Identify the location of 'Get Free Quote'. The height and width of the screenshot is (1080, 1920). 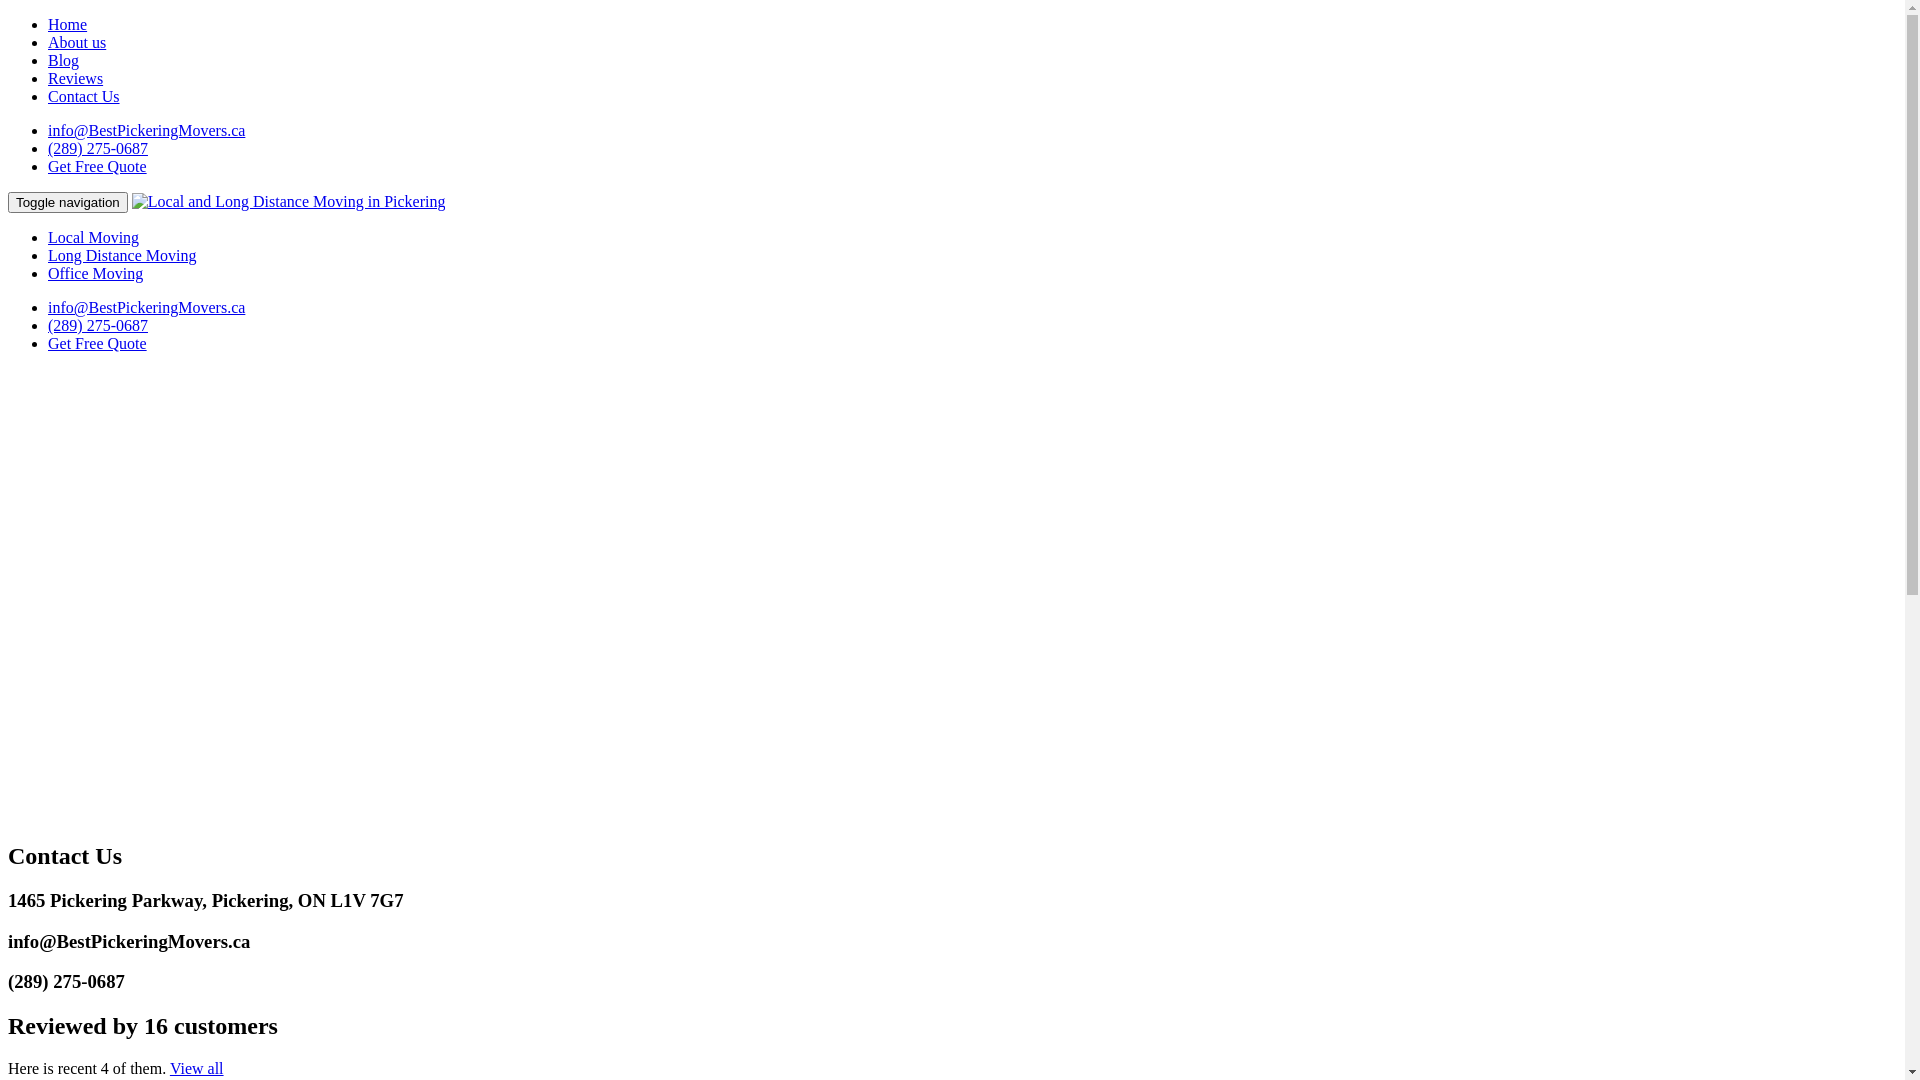
(96, 342).